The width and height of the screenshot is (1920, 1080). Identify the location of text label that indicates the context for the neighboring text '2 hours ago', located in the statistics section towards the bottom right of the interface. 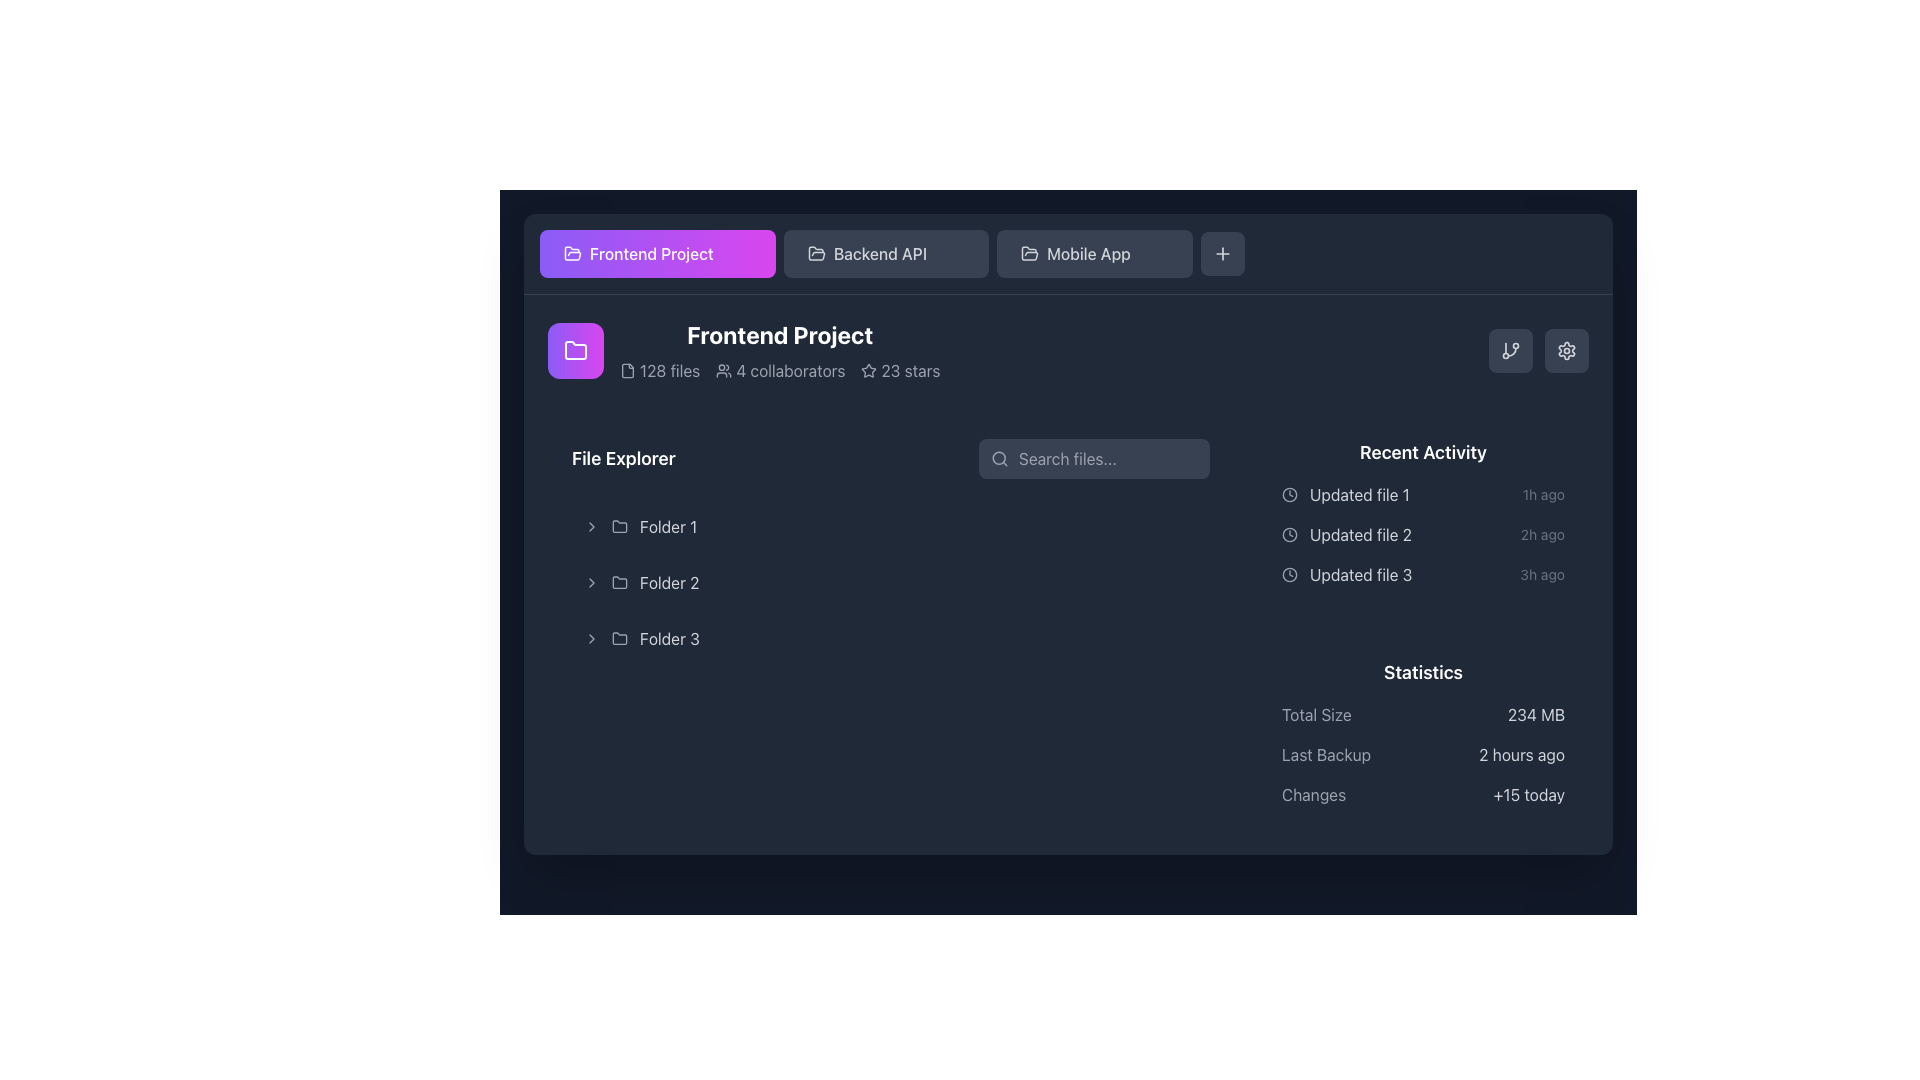
(1326, 755).